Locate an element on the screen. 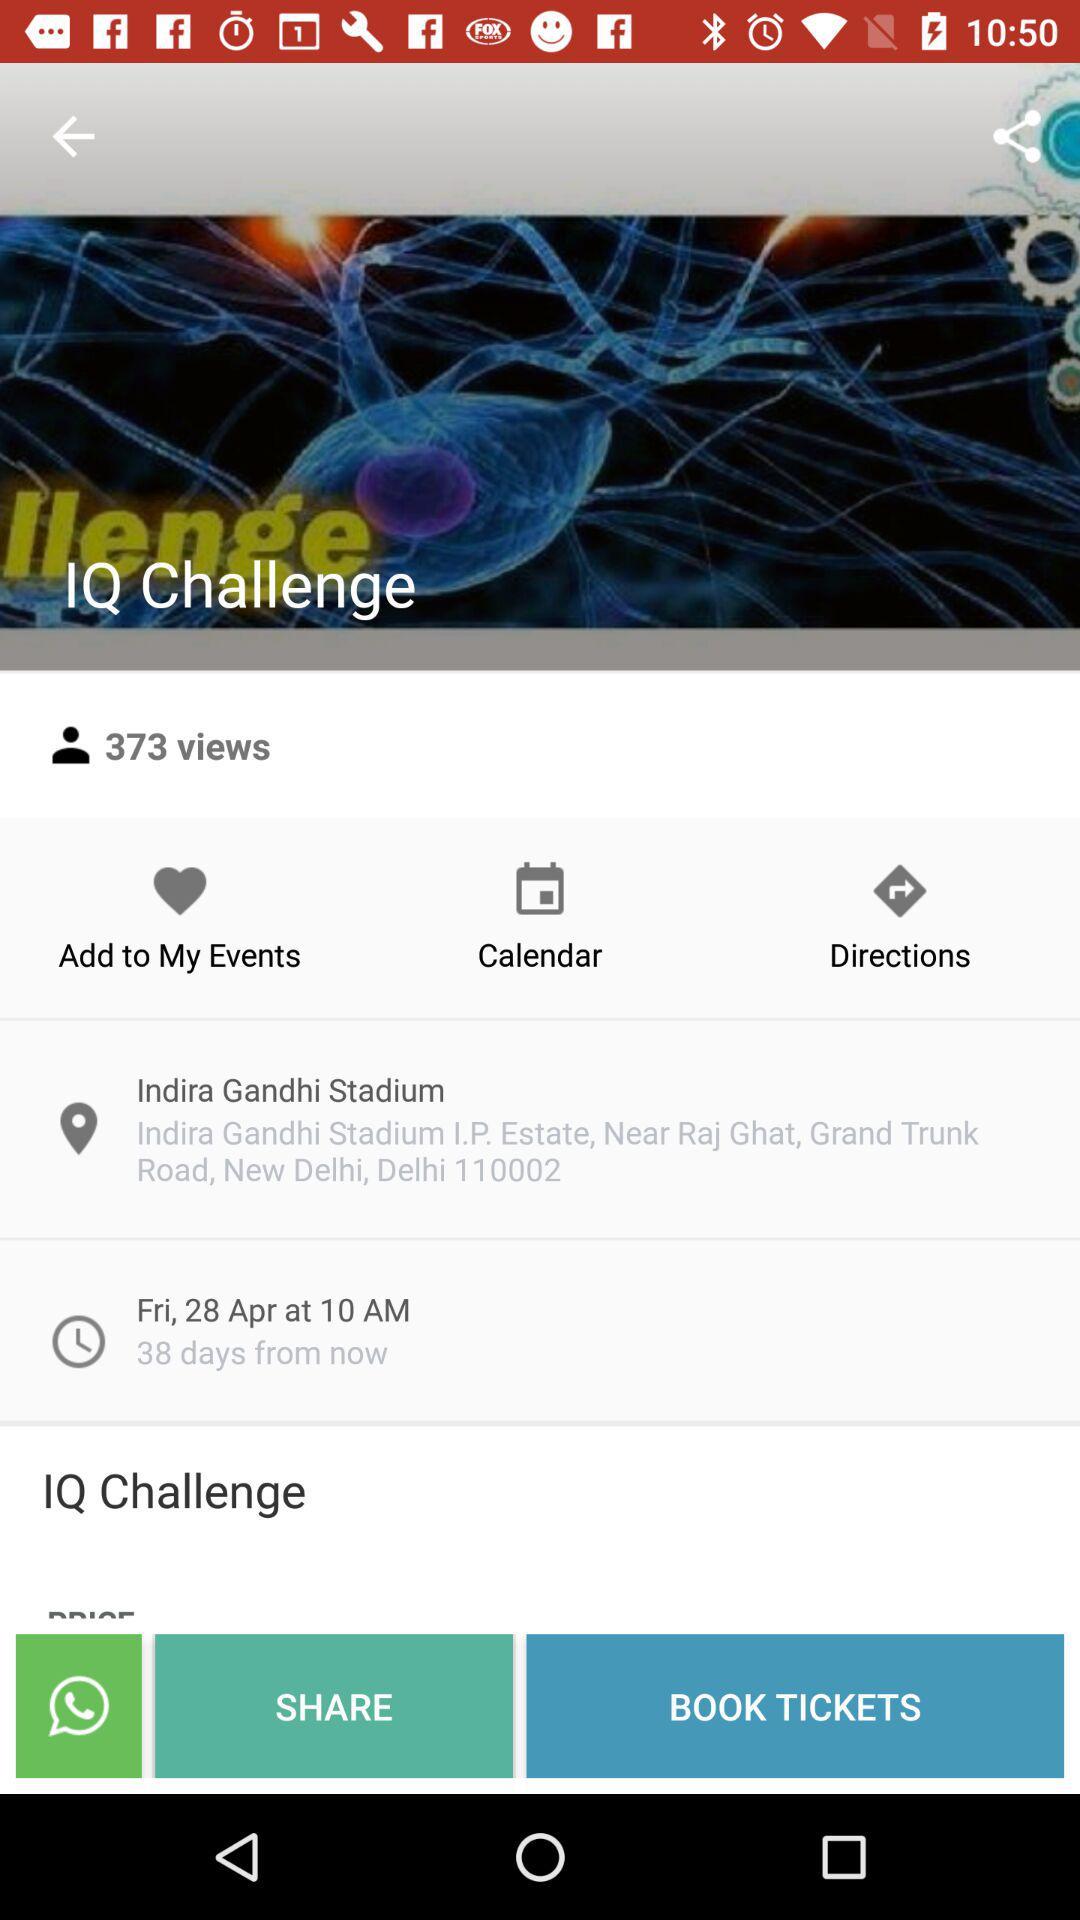 This screenshot has width=1080, height=1920. the directions on the right is located at coordinates (898, 916).